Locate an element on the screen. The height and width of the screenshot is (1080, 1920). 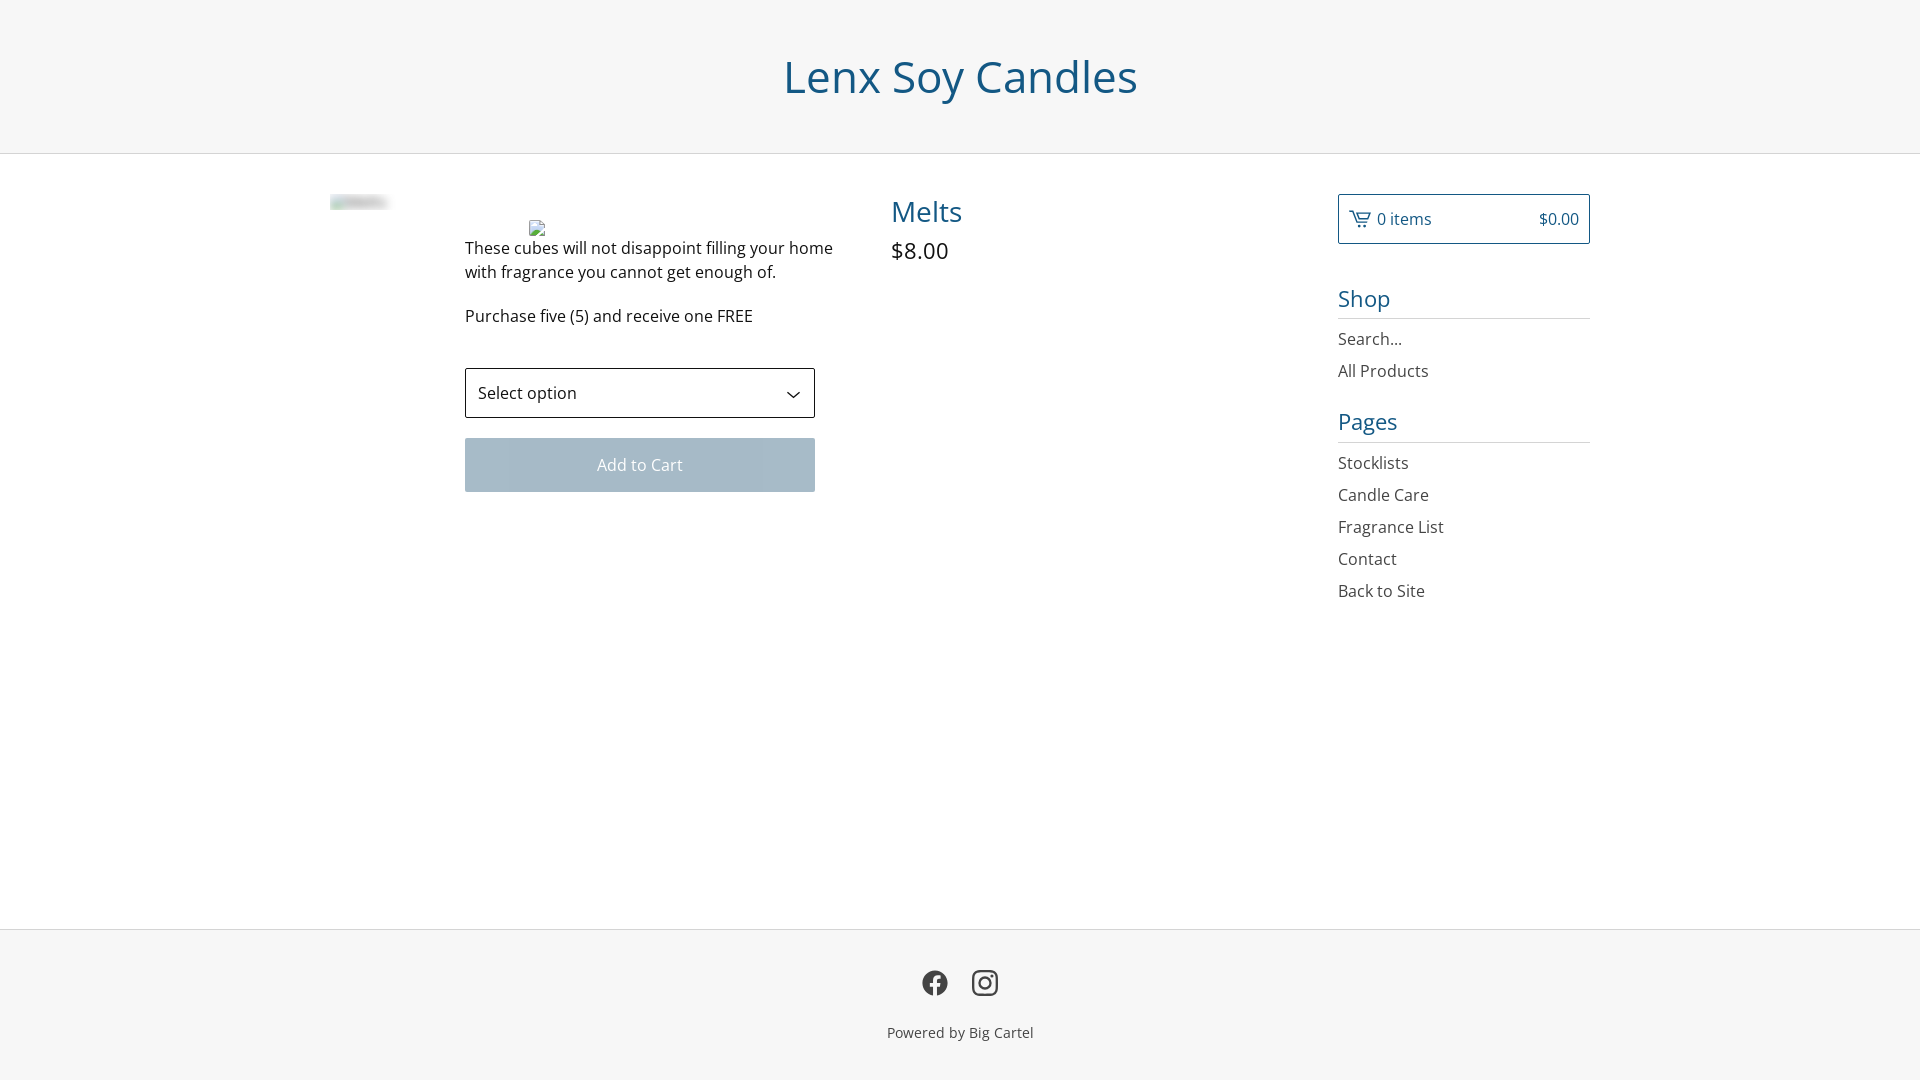
'Fragrance List' is located at coordinates (1464, 526).